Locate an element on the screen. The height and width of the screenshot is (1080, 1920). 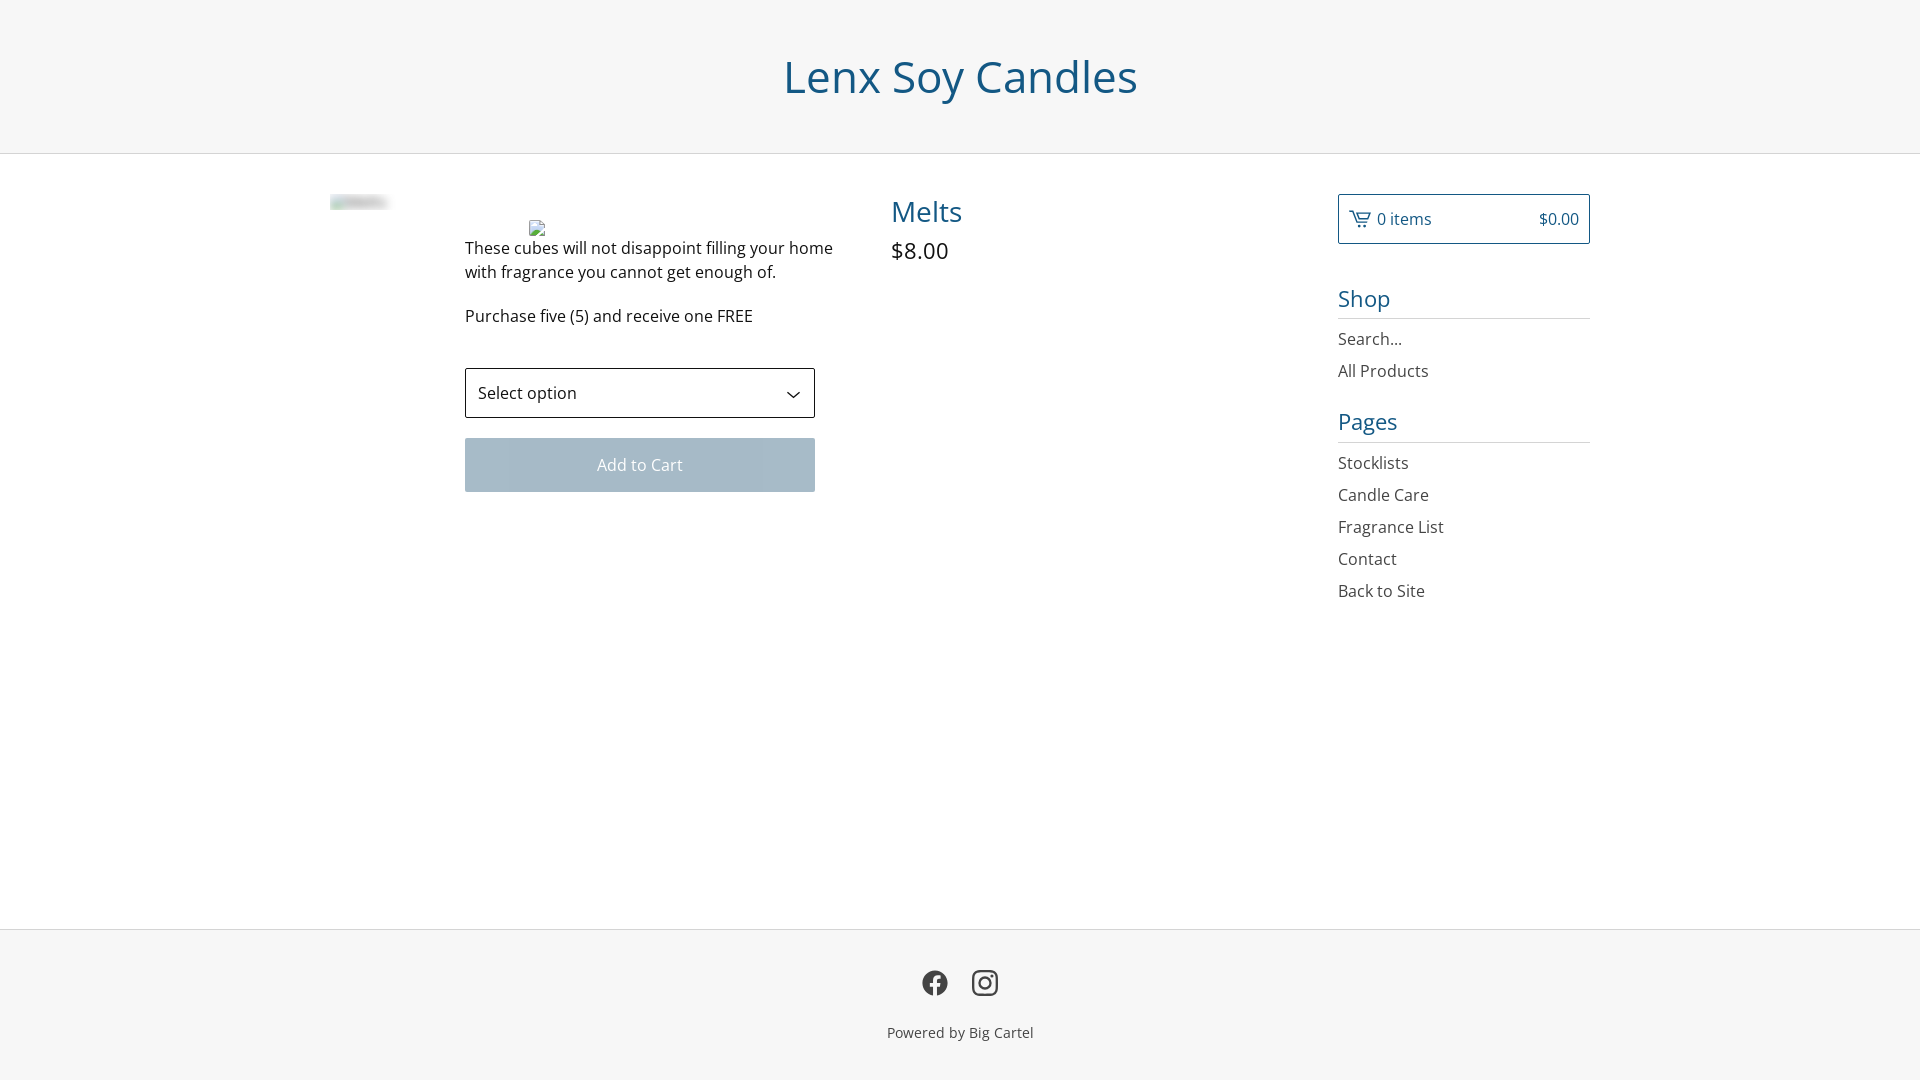
'Fragrance List' is located at coordinates (1464, 526).